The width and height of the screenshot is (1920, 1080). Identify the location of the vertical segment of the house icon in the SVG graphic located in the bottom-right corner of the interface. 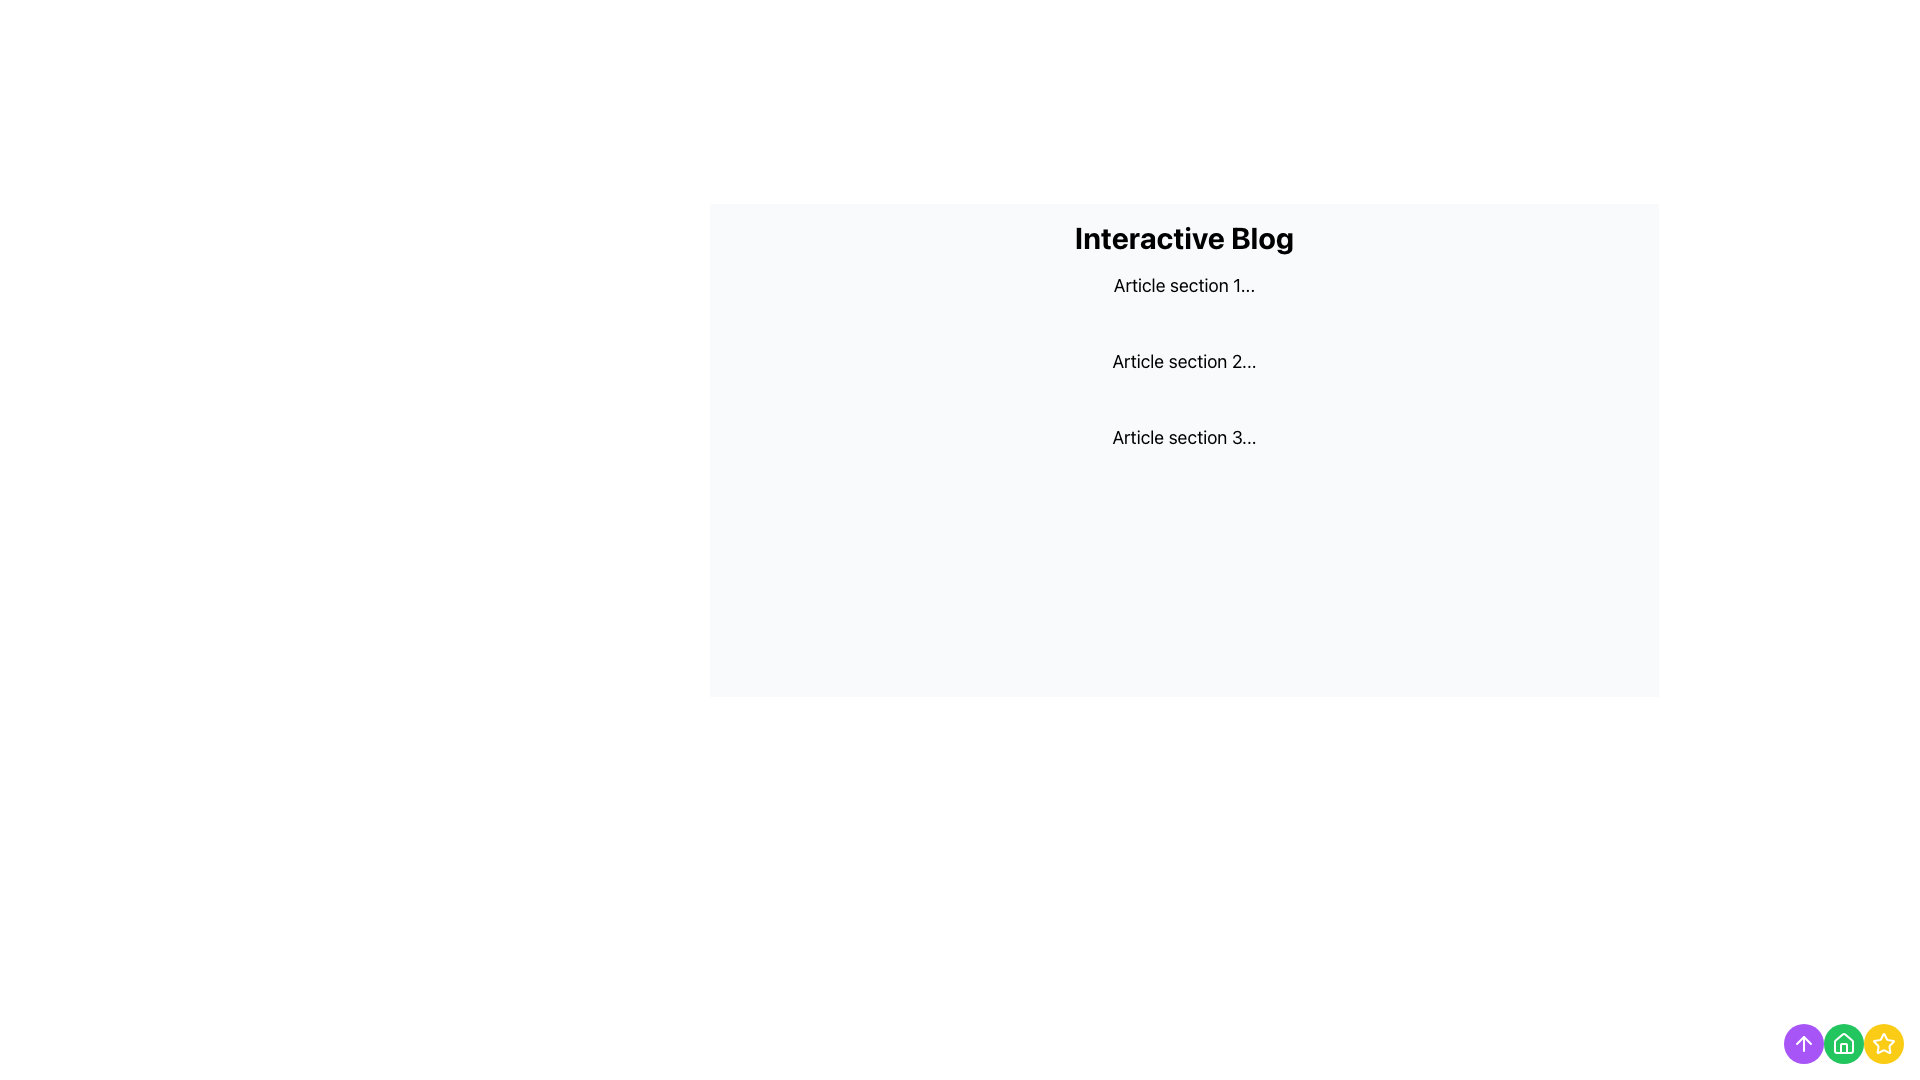
(1842, 1047).